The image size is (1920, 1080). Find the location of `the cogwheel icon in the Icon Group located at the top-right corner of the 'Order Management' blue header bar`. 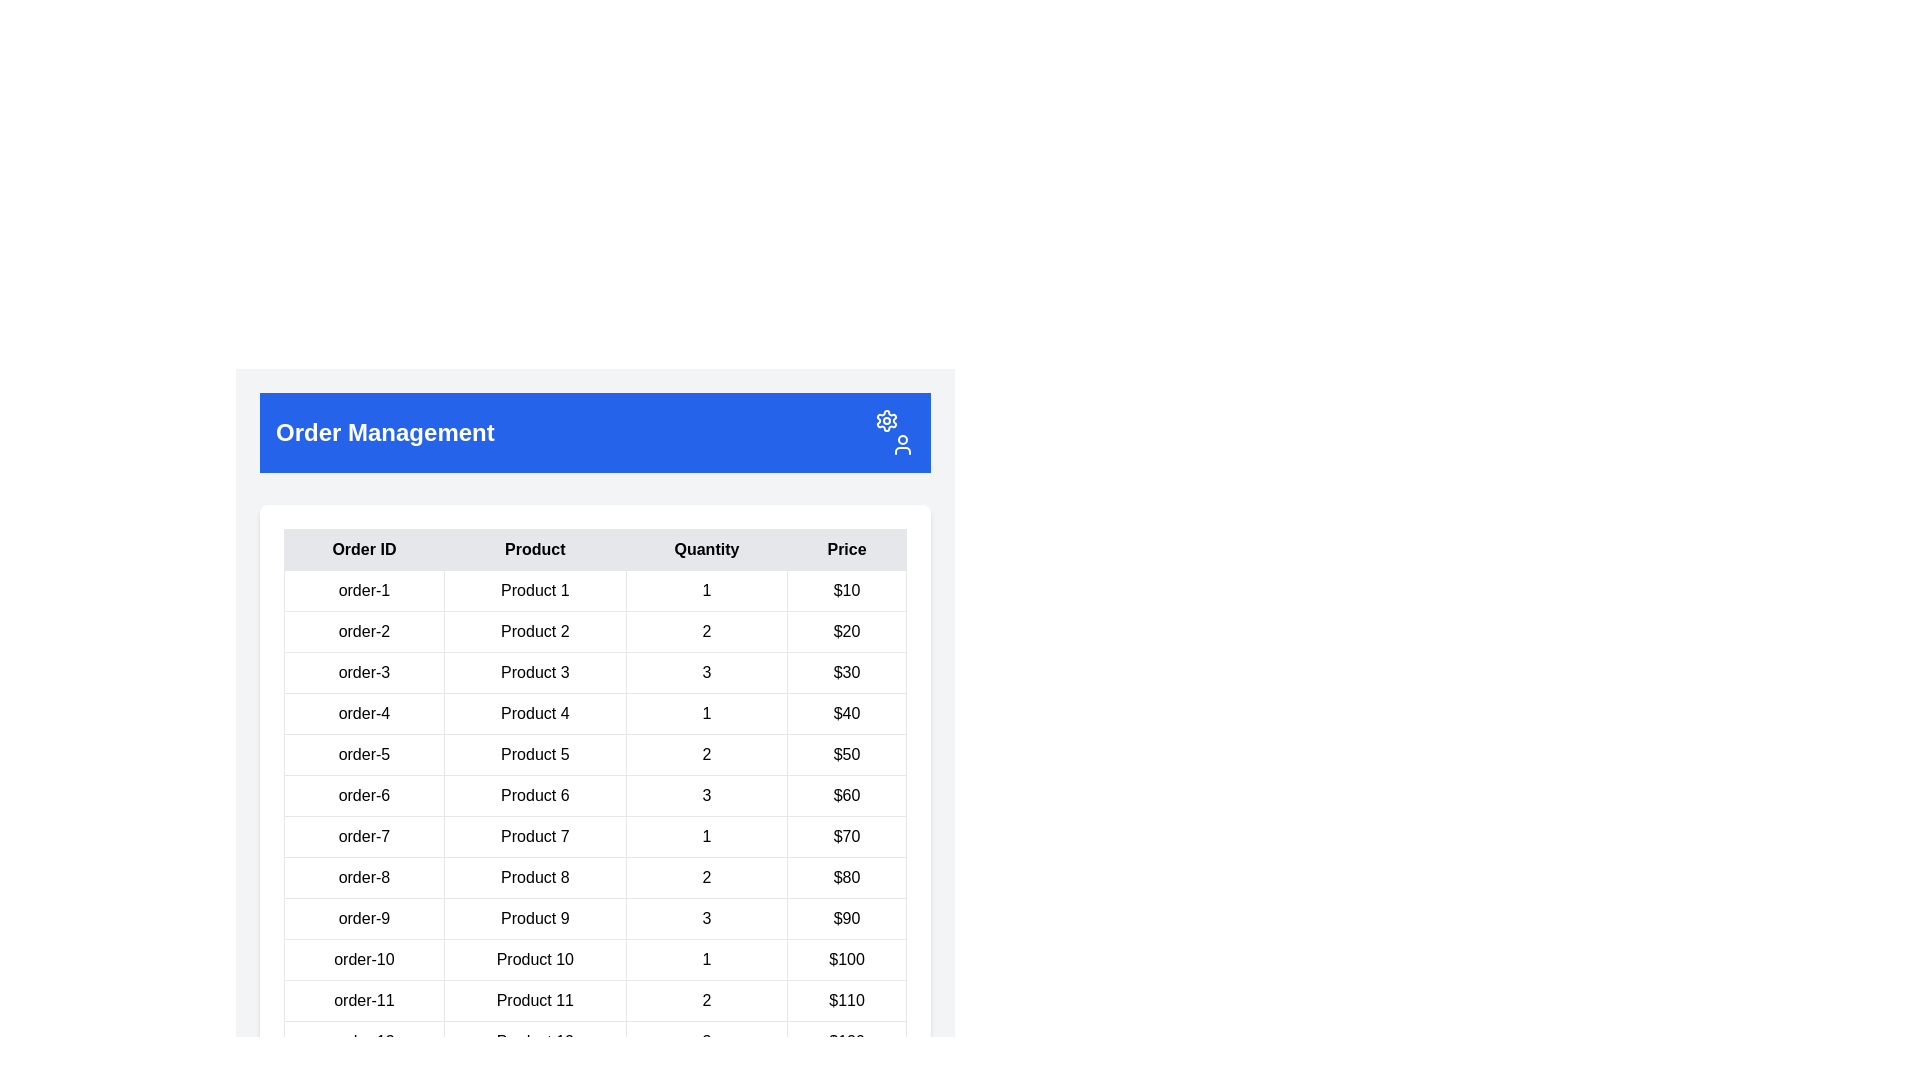

the cogwheel icon in the Icon Group located at the top-right corner of the 'Order Management' blue header bar is located at coordinates (893, 431).